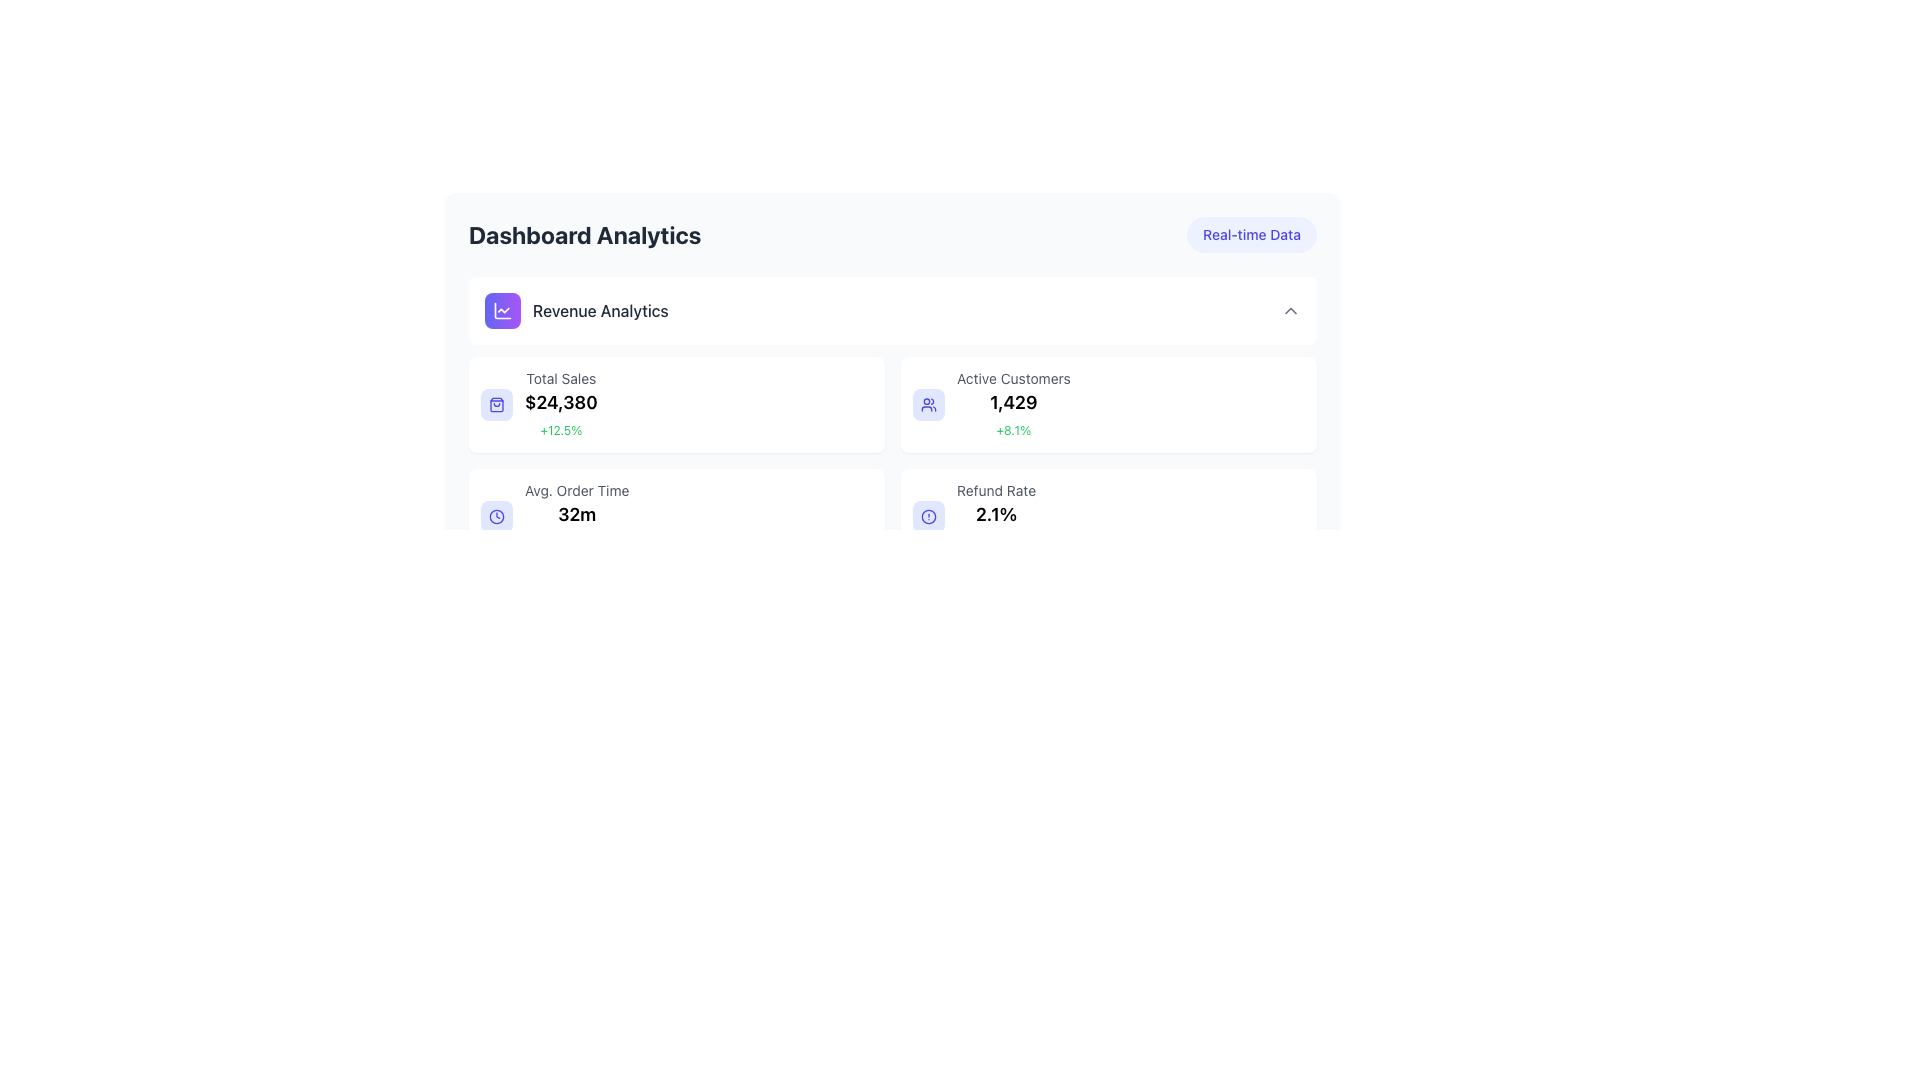 The height and width of the screenshot is (1080, 1920). Describe the element at coordinates (996, 490) in the screenshot. I see `the 'Refund Rate' text label, which is located in the lower-right segment of the interface, indicating the context of the numerical data presented below it` at that location.